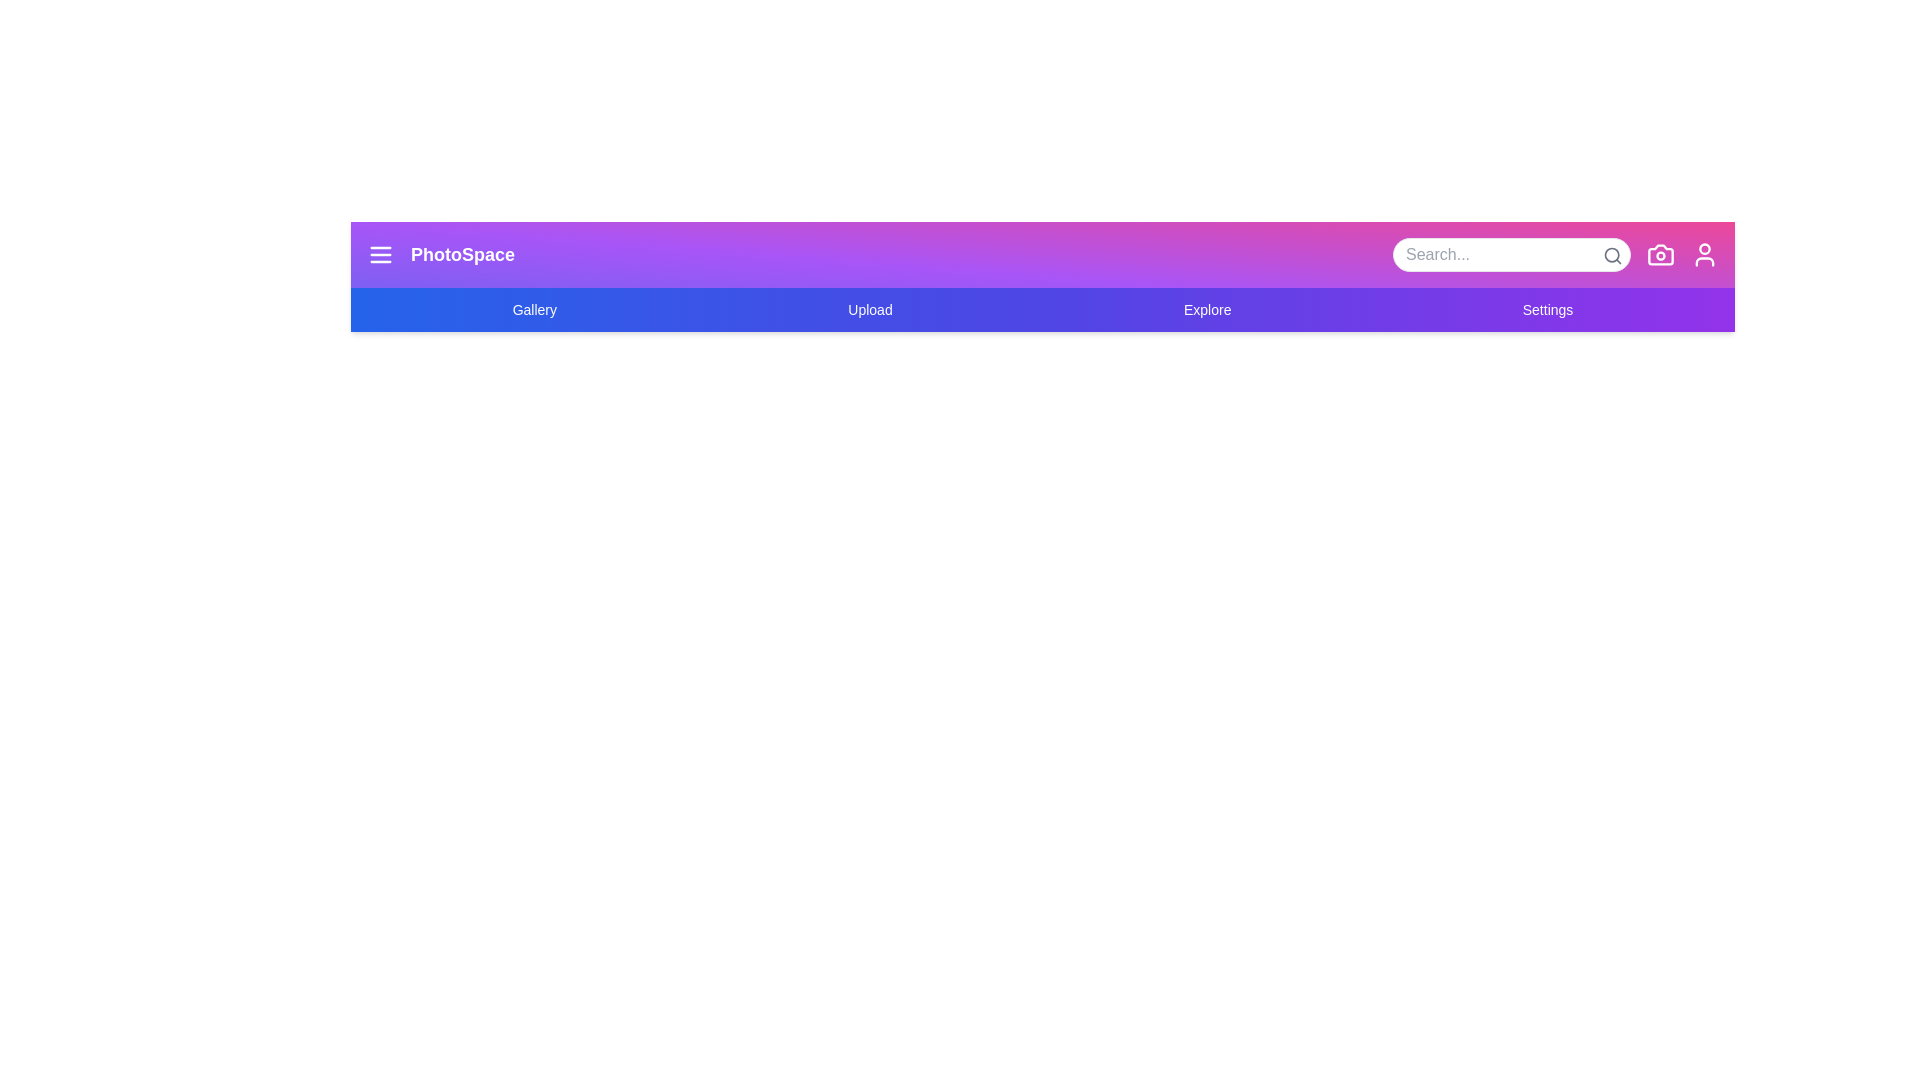  Describe the element at coordinates (869, 309) in the screenshot. I see `the navigation link Upload` at that location.